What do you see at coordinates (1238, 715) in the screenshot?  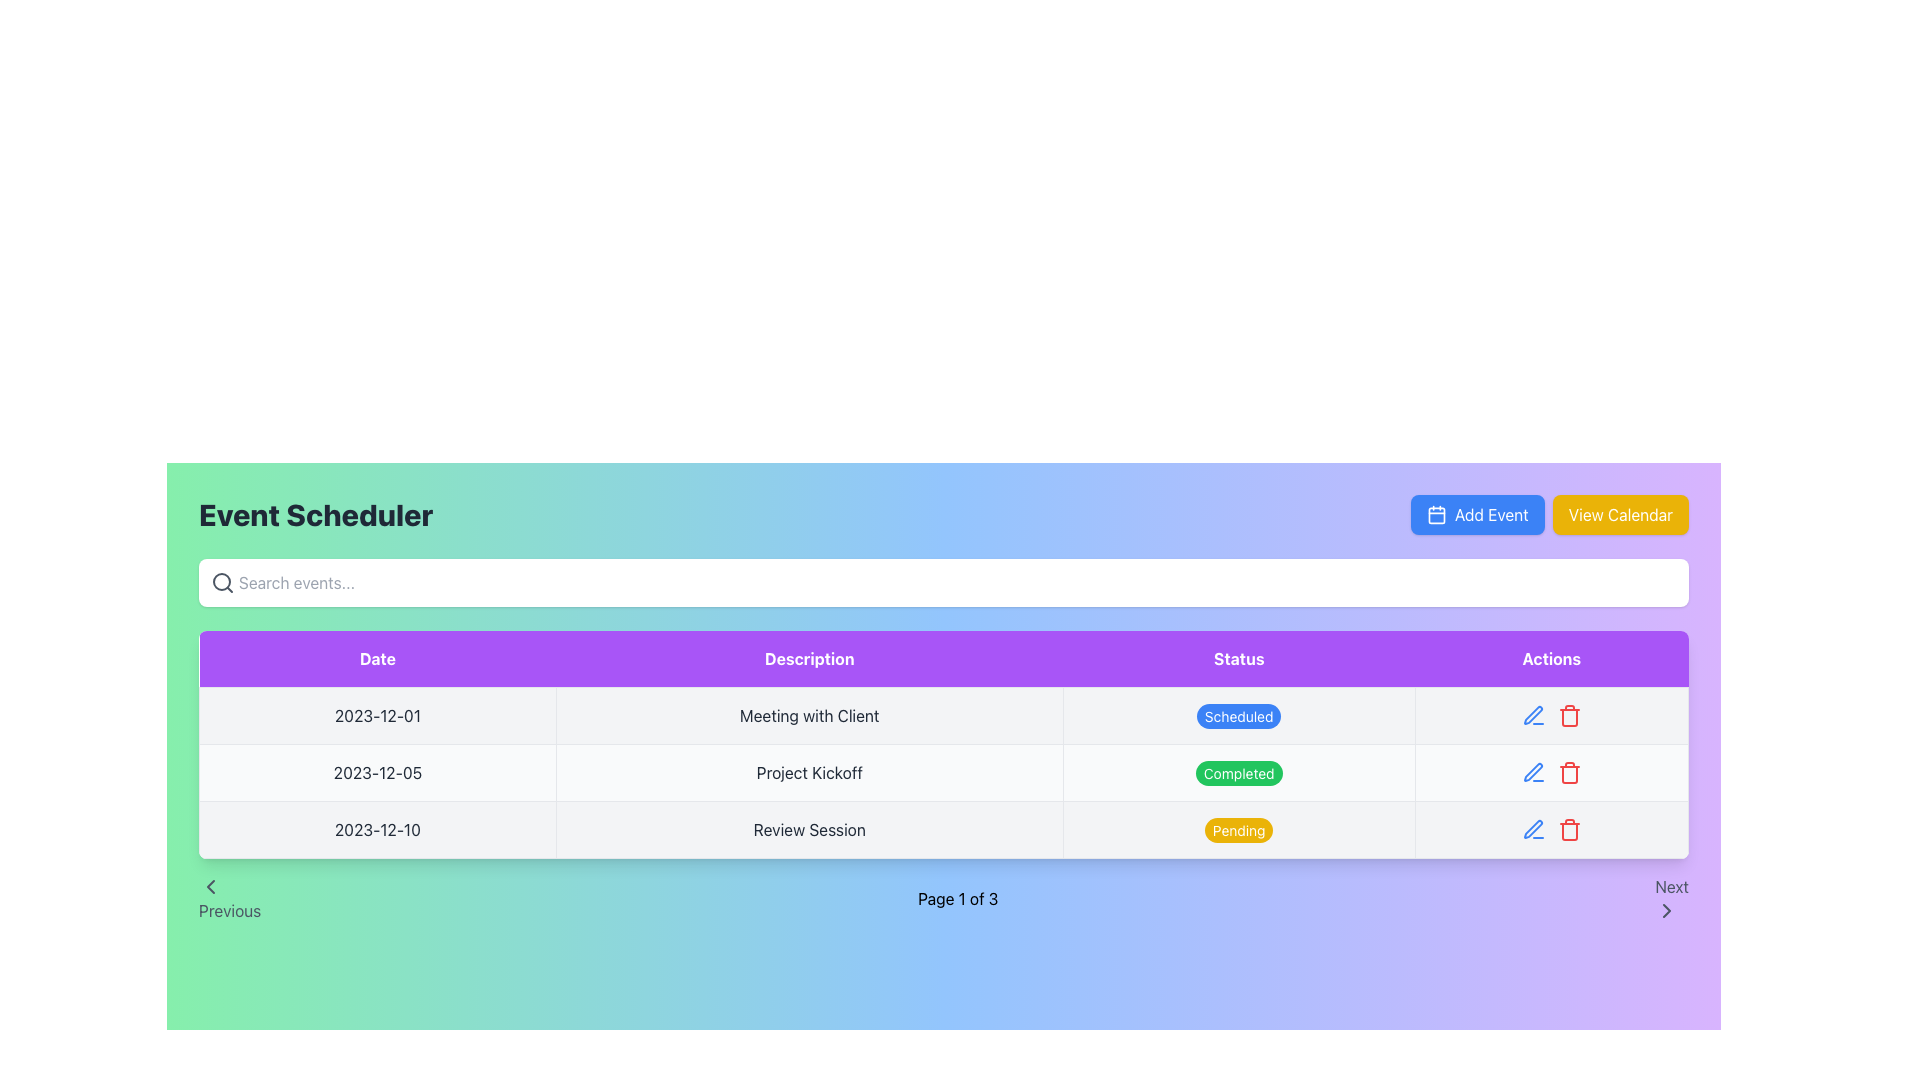 I see `the 'Scheduled' status indicator in the 'Status' column of the 'Event Scheduler' table, which is a blue rounded rectangle with white text, located in the row for the 'Meeting with Client' event on '2023-12-01'` at bounding box center [1238, 715].